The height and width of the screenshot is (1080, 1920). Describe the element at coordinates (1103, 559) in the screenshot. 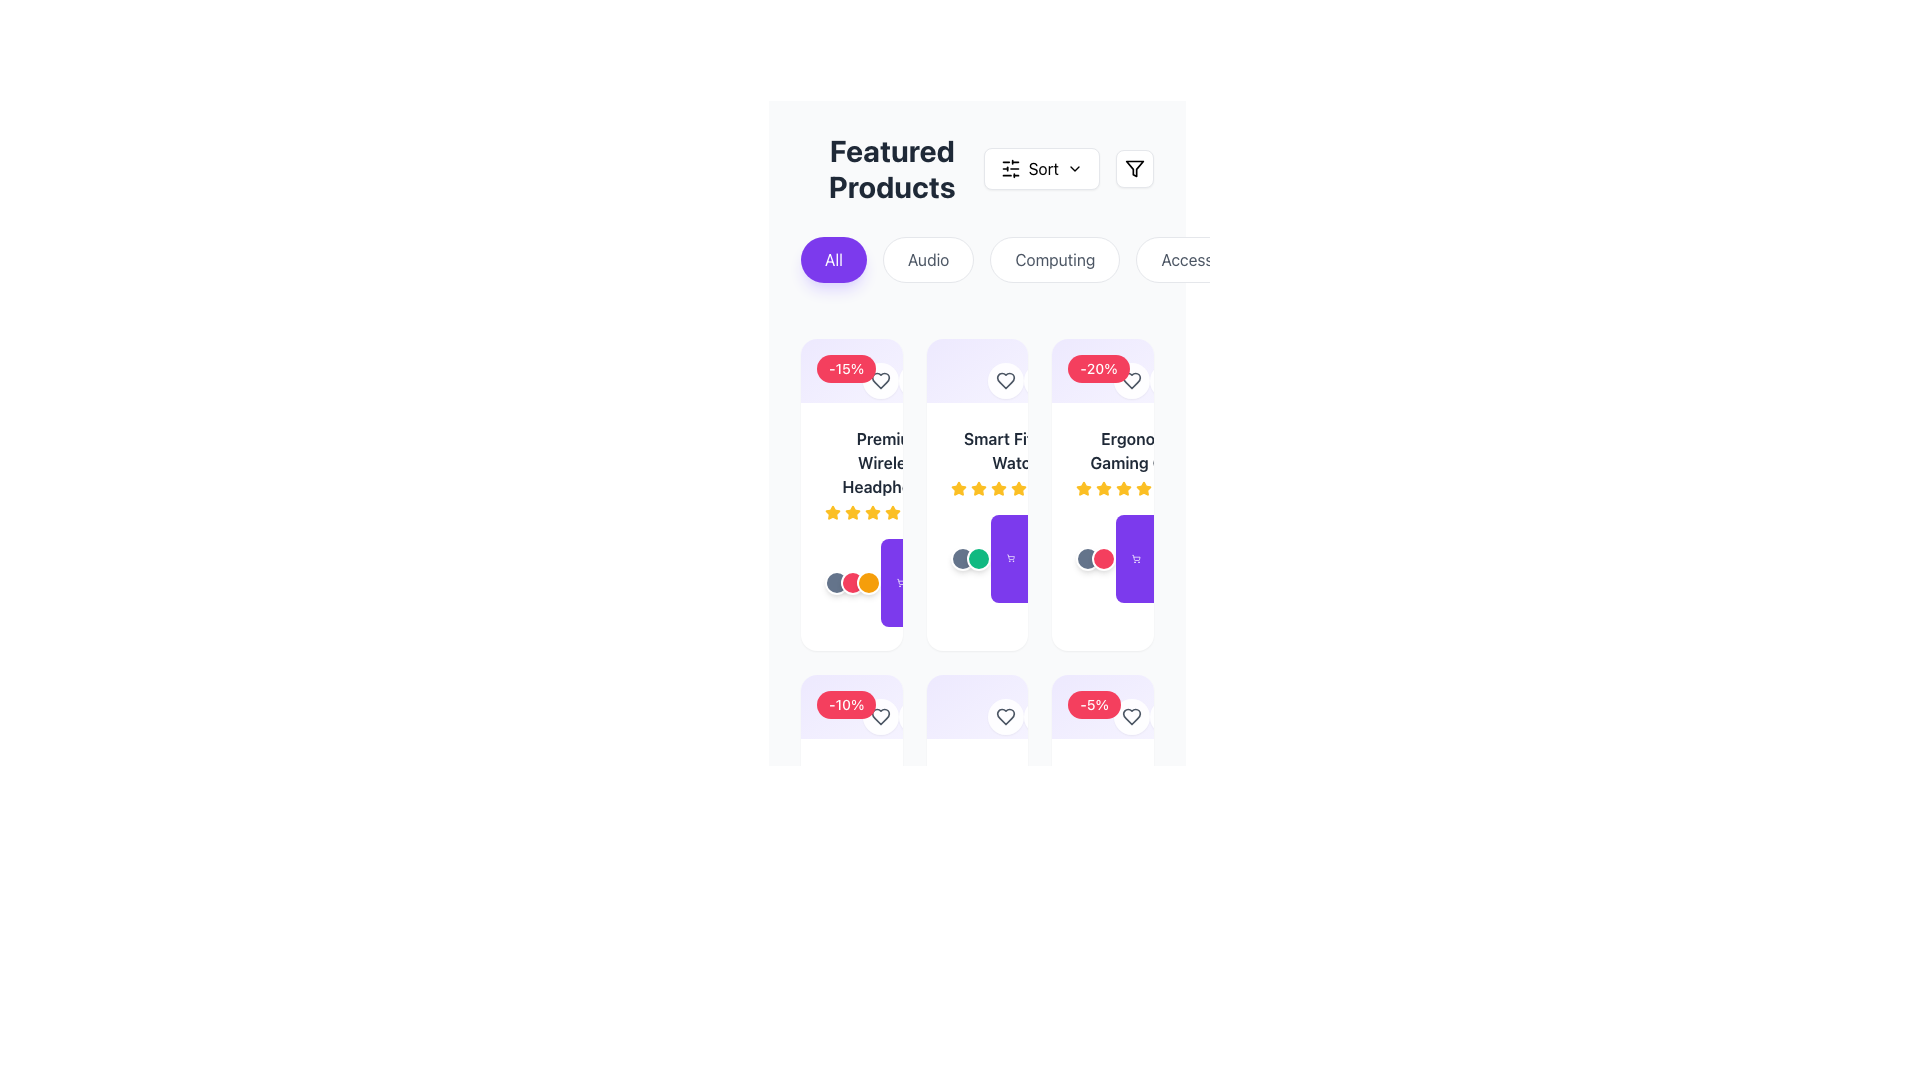

I see `the second circular interactive button with a prominent red fill color, located in a horizontal row below the product description for 'Ergonomic Gaming Chair' in the third product card` at that location.